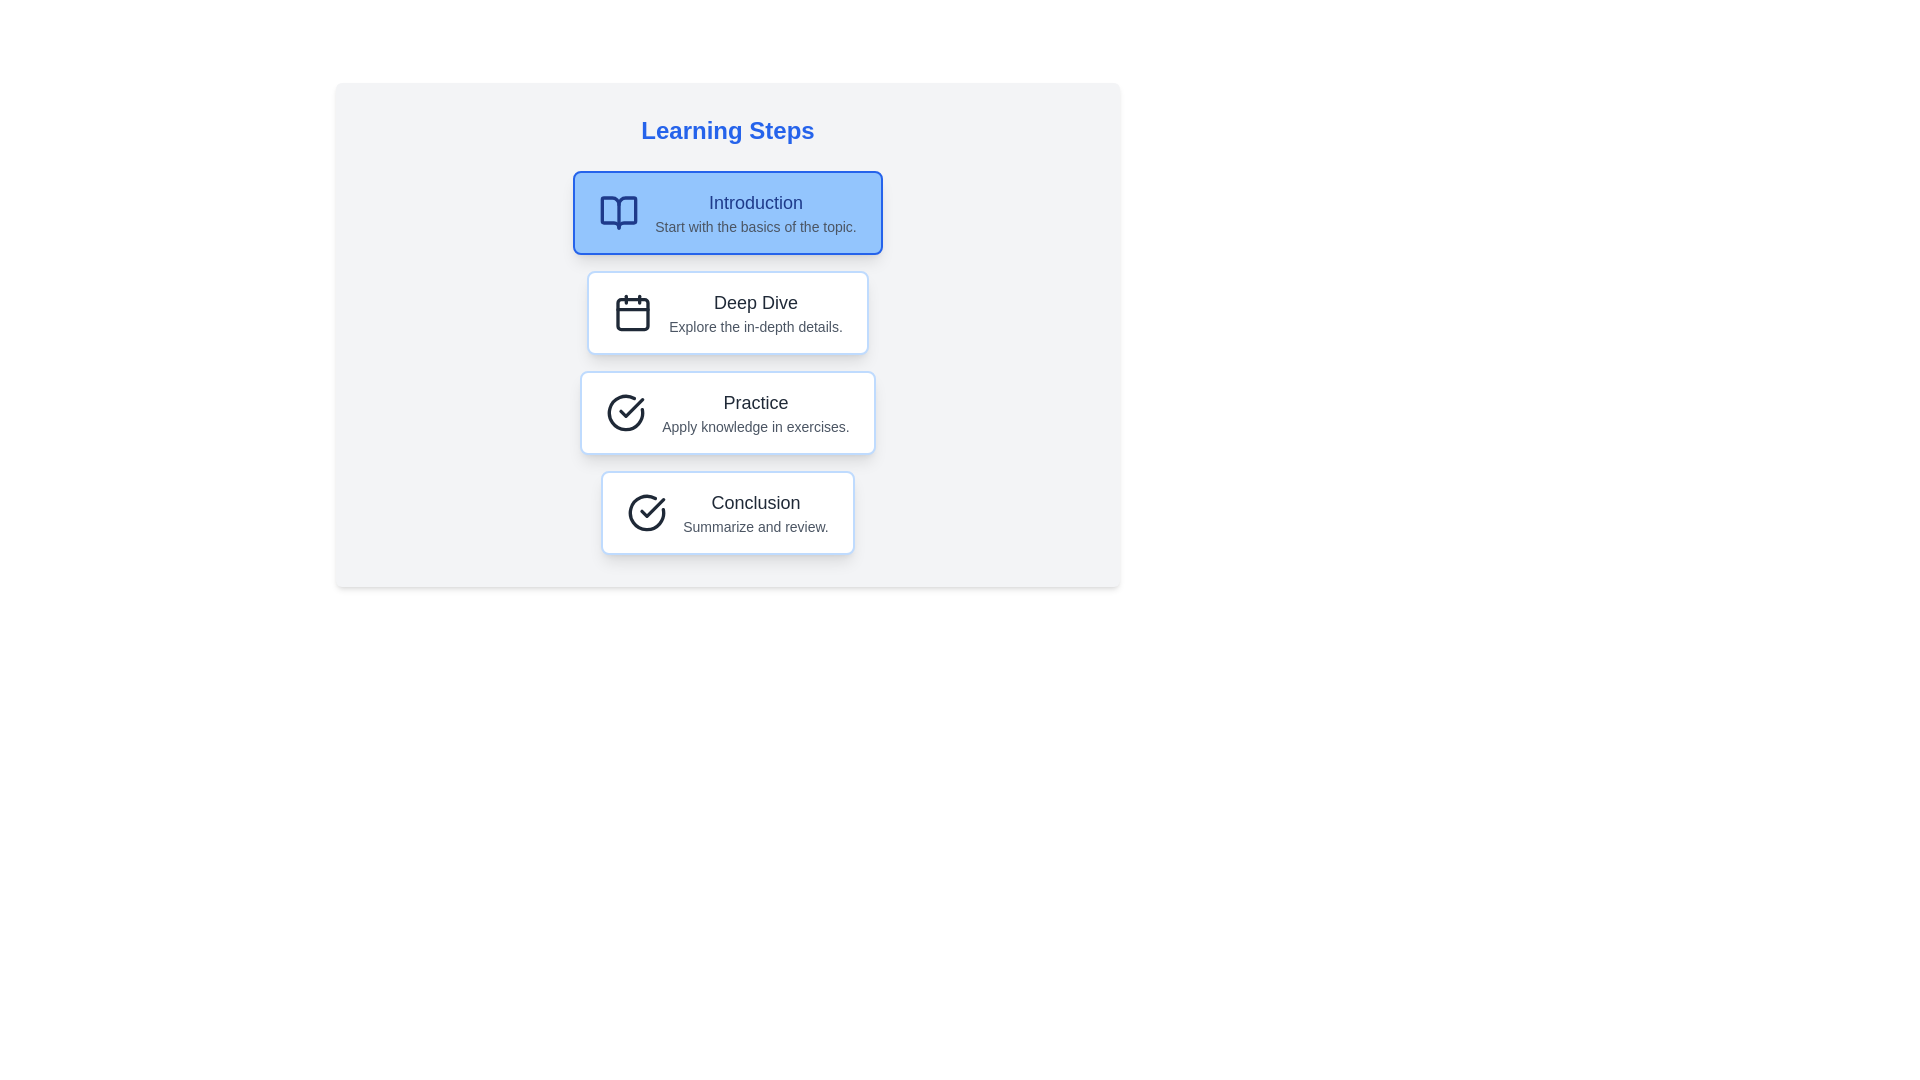 The width and height of the screenshot is (1920, 1080). What do you see at coordinates (727, 512) in the screenshot?
I see `the 'Conclusion' button, which is the fourth button in the vertical list within the 'Learning Steps' card, featuring a checkmark icon and two lines of text` at bounding box center [727, 512].